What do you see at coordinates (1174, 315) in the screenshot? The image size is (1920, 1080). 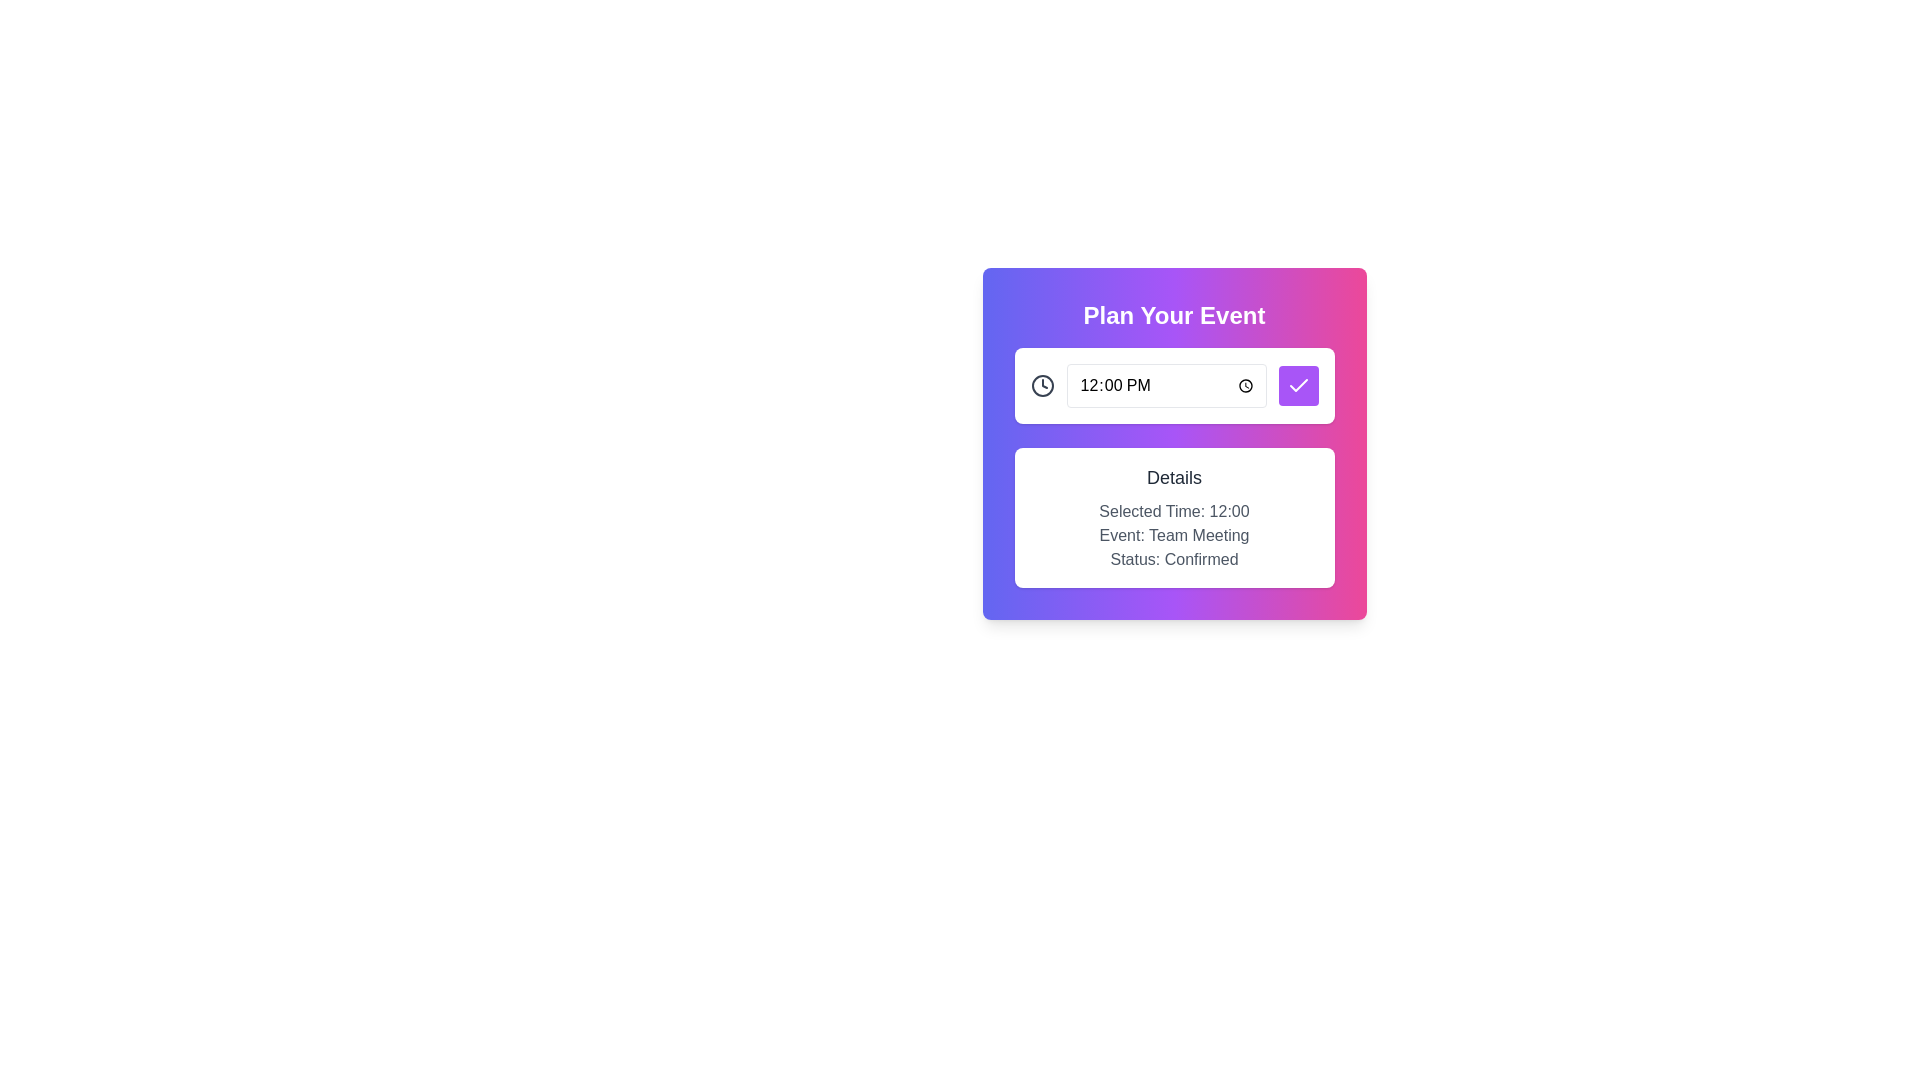 I see `the static text heading located at the top of the event planning interface, which describes the purpose of the surrounding information` at bounding box center [1174, 315].